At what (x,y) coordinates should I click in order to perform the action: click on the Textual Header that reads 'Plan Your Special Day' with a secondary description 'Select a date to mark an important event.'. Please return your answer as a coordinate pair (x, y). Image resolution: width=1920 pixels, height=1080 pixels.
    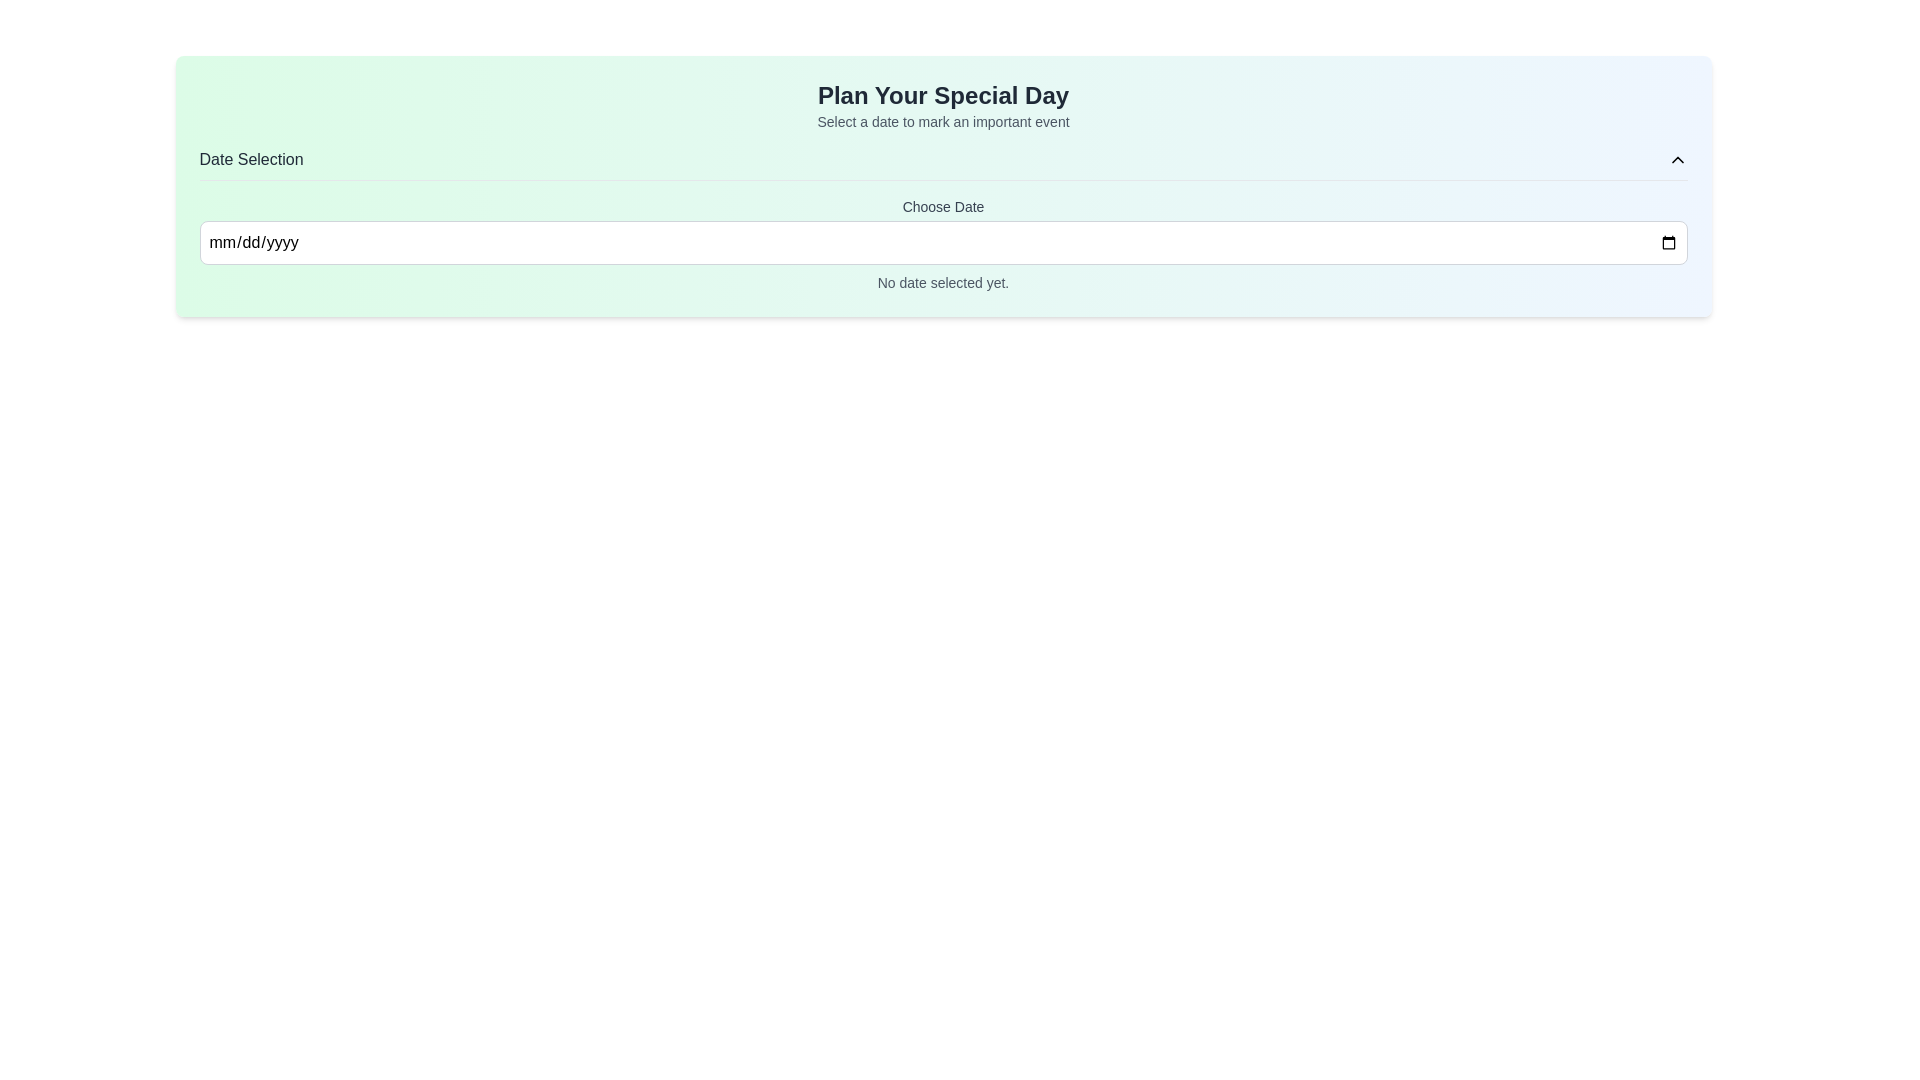
    Looking at the image, I should click on (942, 105).